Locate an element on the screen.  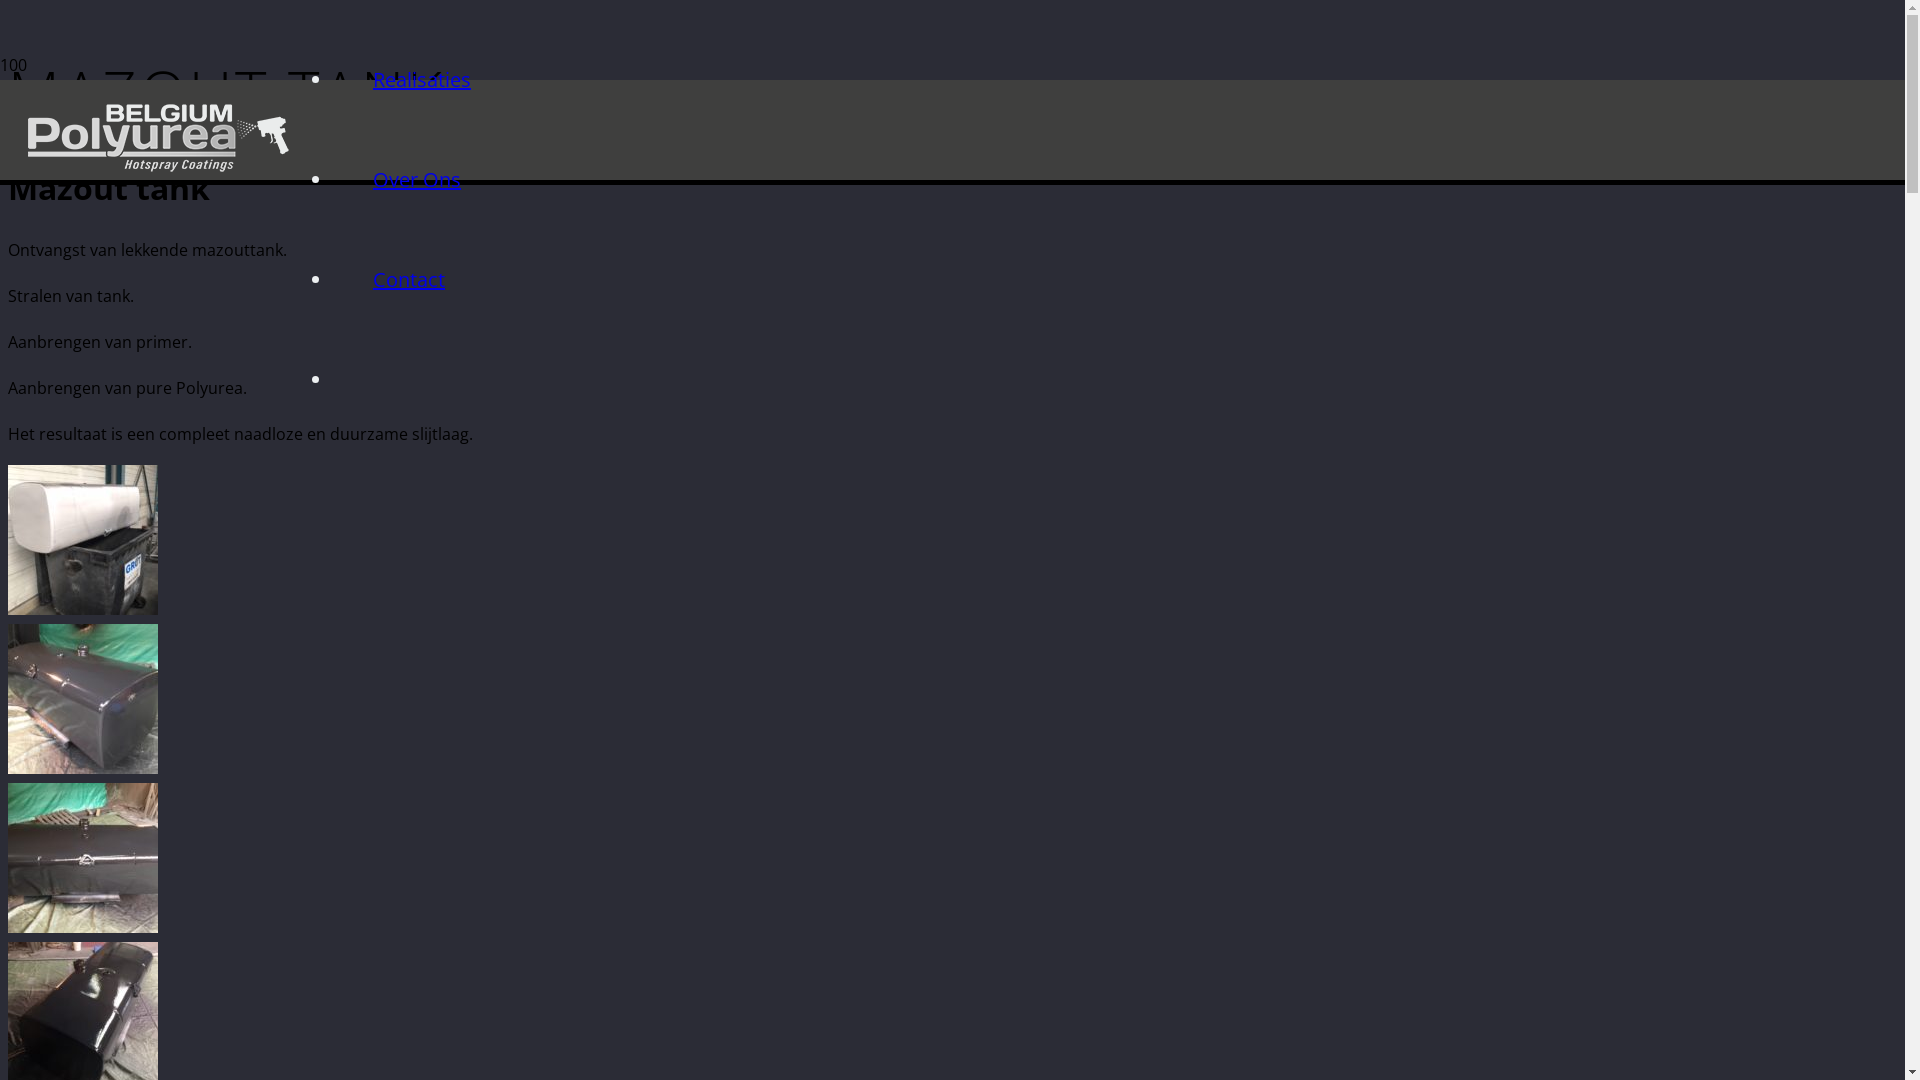
'Over Ons' is located at coordinates (416, 178).